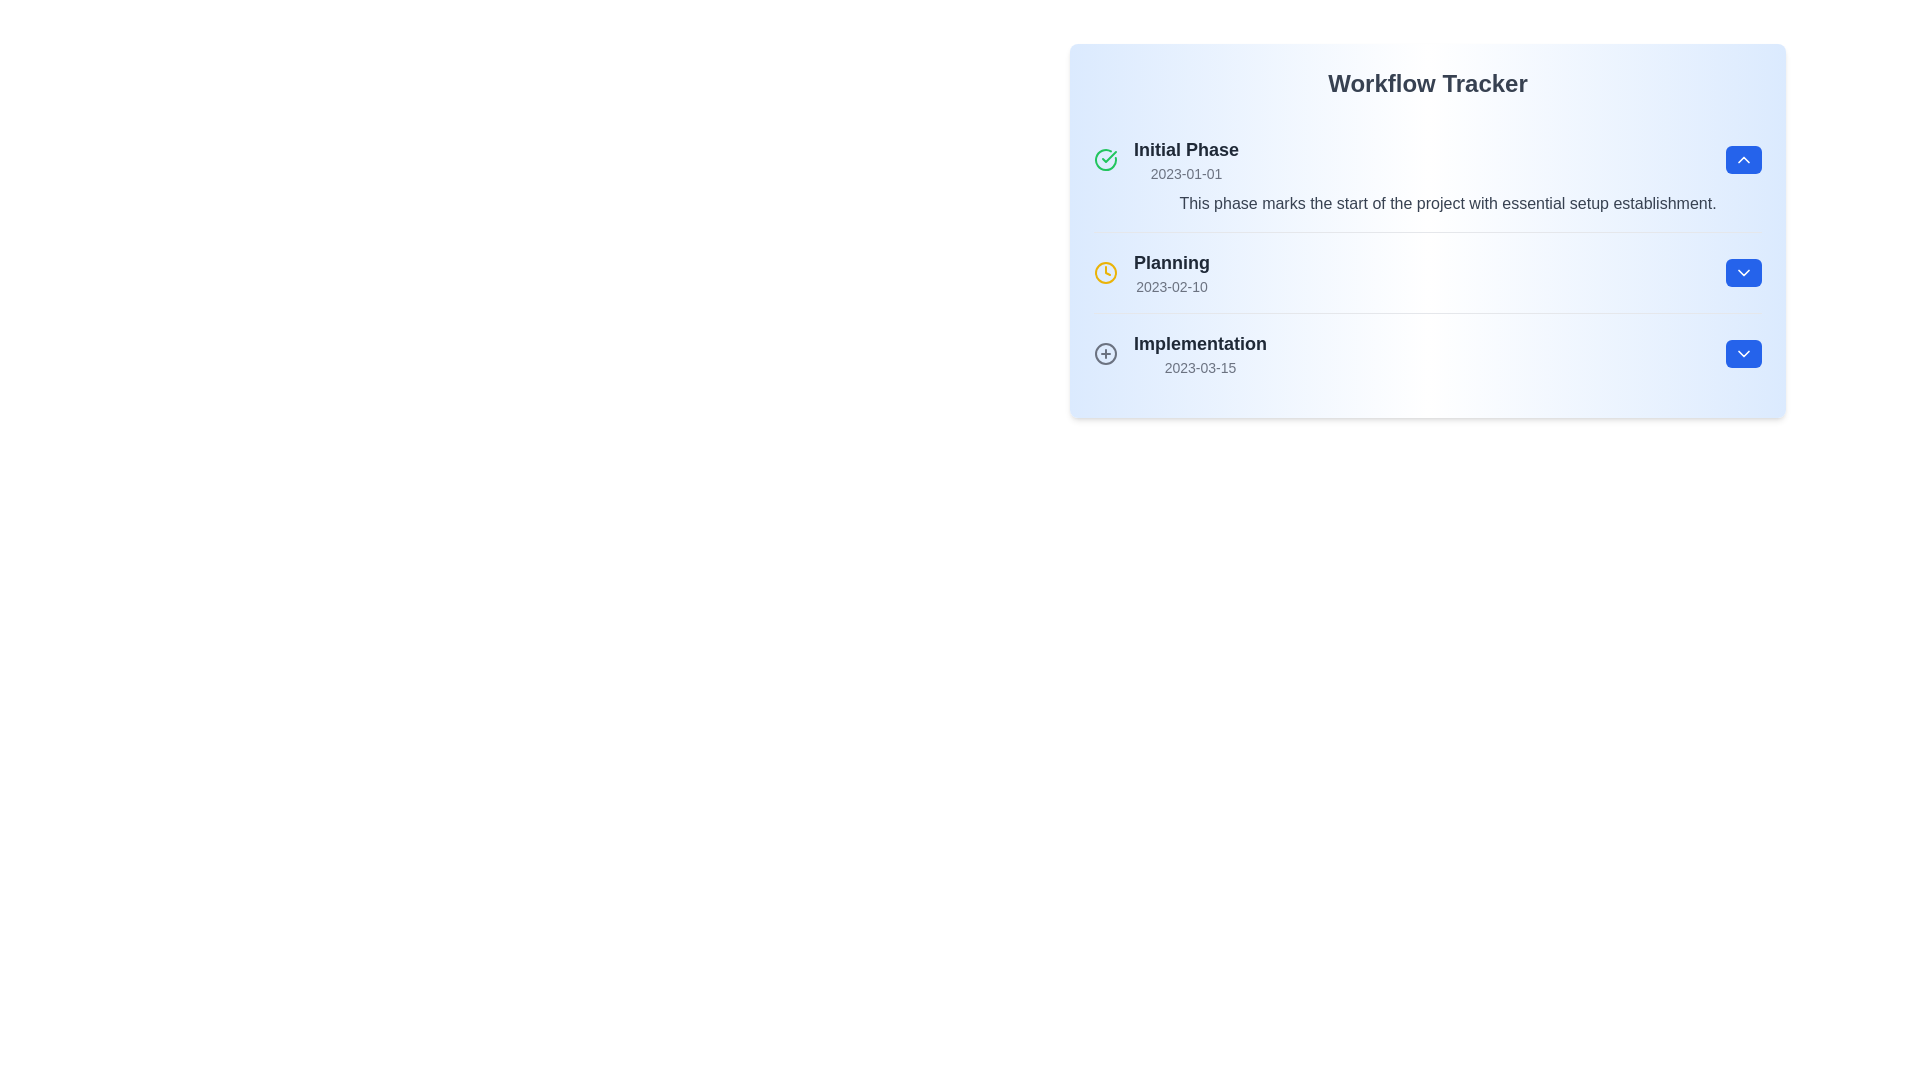 Image resolution: width=1920 pixels, height=1080 pixels. I want to click on the 'Initial Phase' text label, which is a bold, dark gray component located at the top-left of the 'Workflow Tracker' list, so click(1186, 149).